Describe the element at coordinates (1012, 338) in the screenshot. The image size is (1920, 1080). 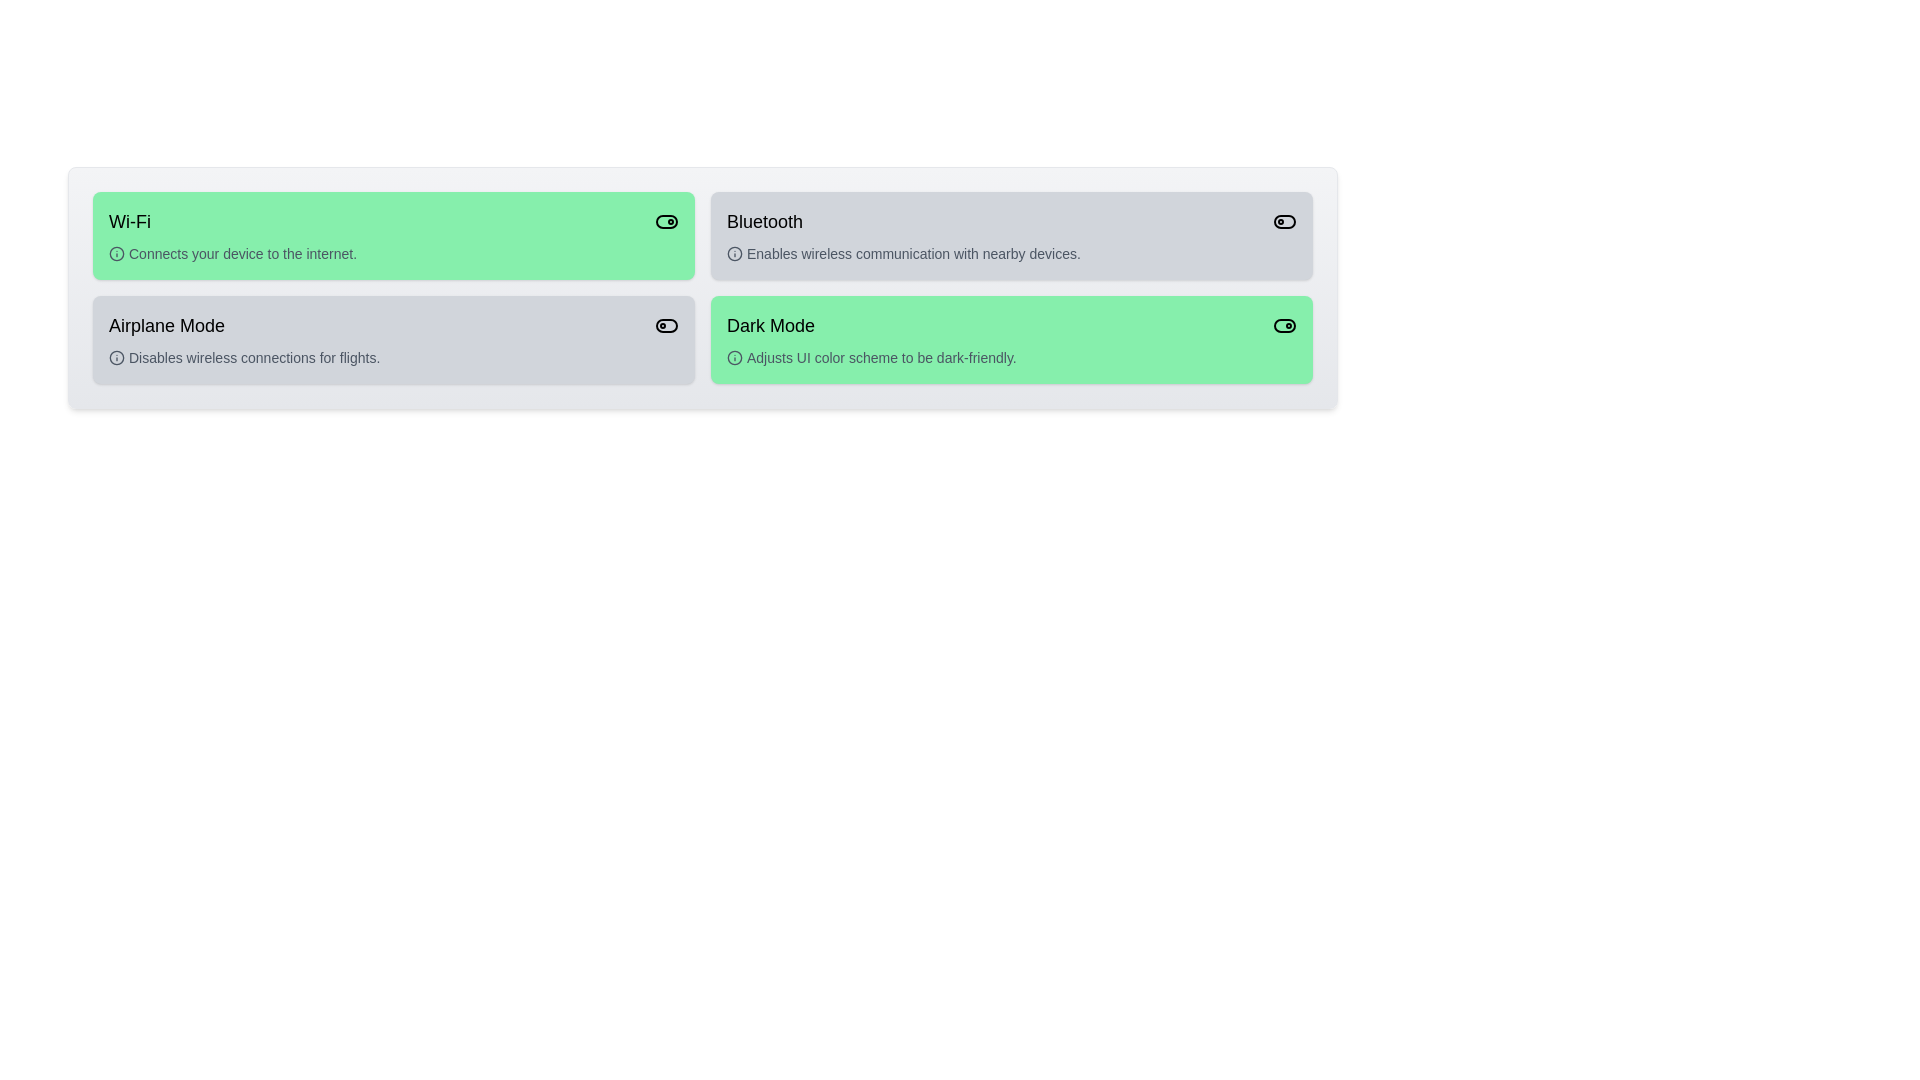
I see `the card for Dark Mode` at that location.